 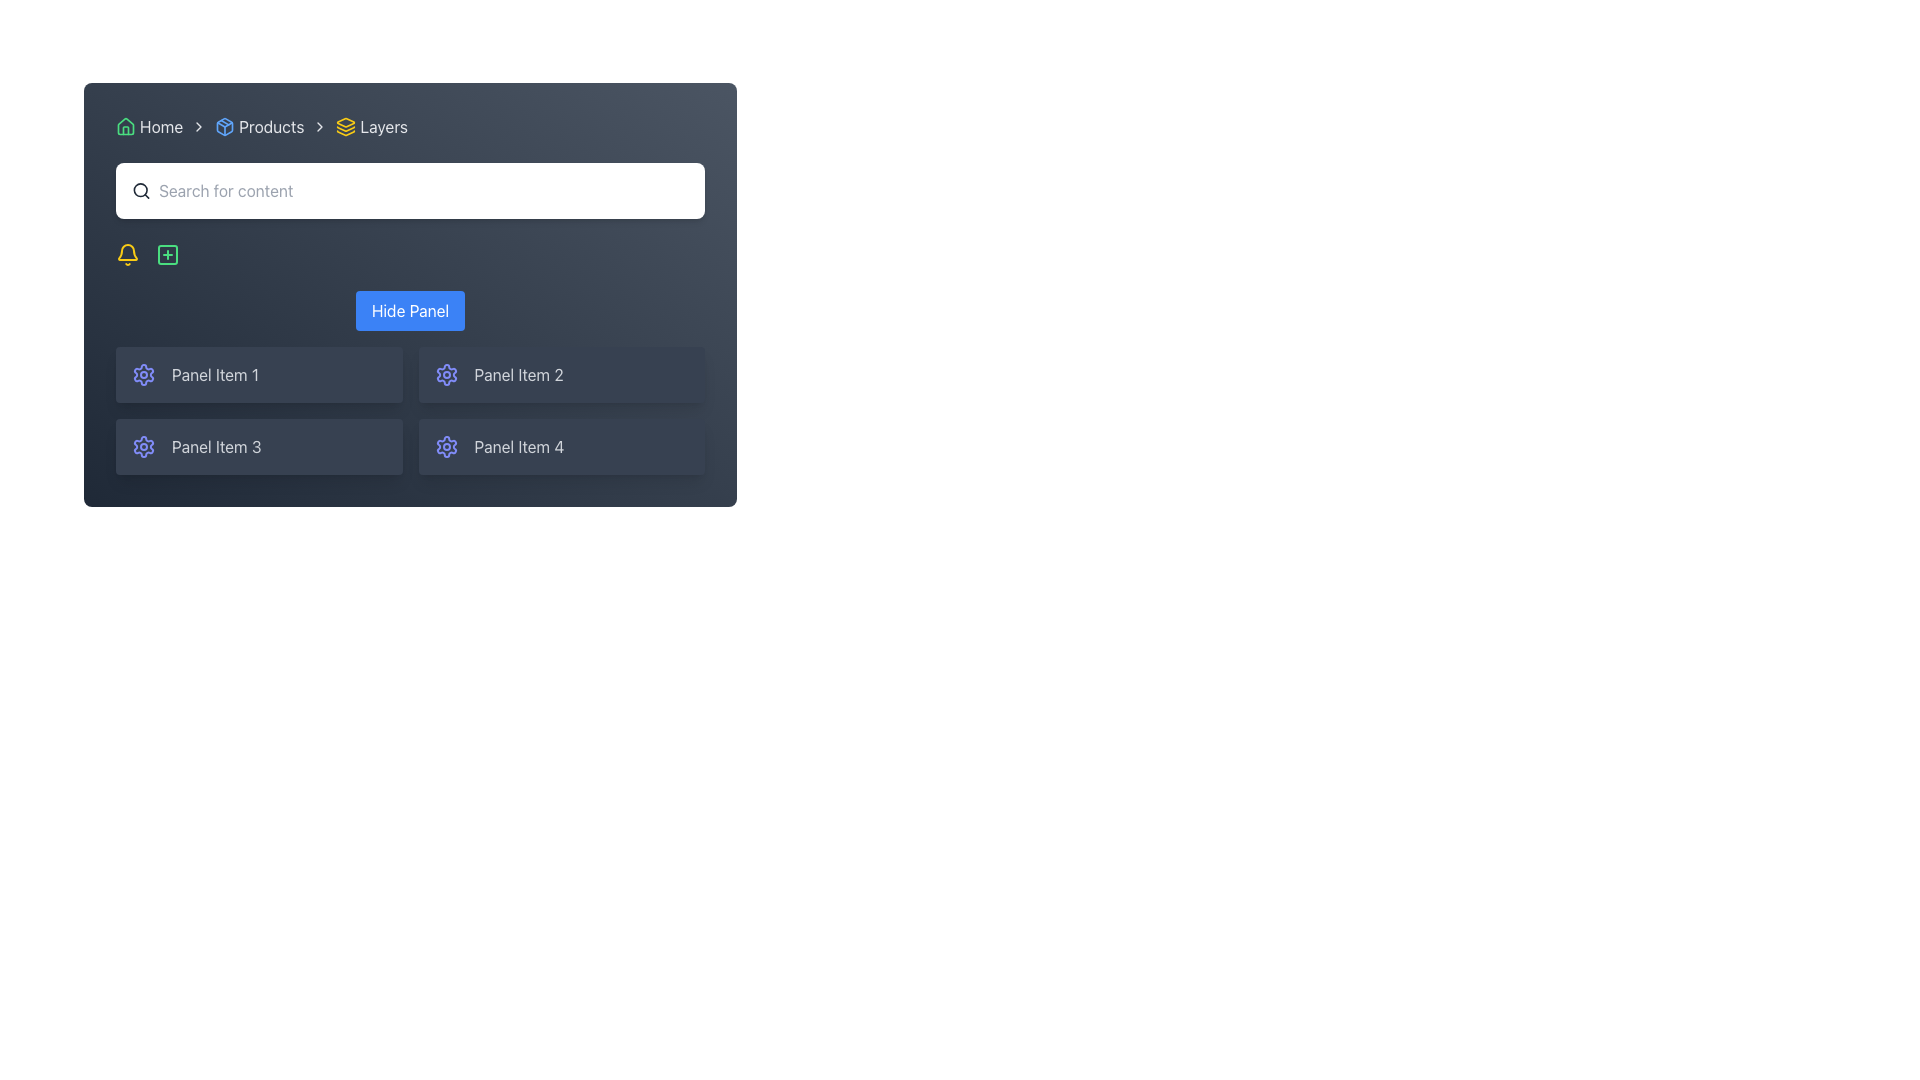 What do you see at coordinates (346, 129) in the screenshot?
I see `the highlighted horizontal line segment of the layered icon next to the 'Layers' label in the navigation header` at bounding box center [346, 129].